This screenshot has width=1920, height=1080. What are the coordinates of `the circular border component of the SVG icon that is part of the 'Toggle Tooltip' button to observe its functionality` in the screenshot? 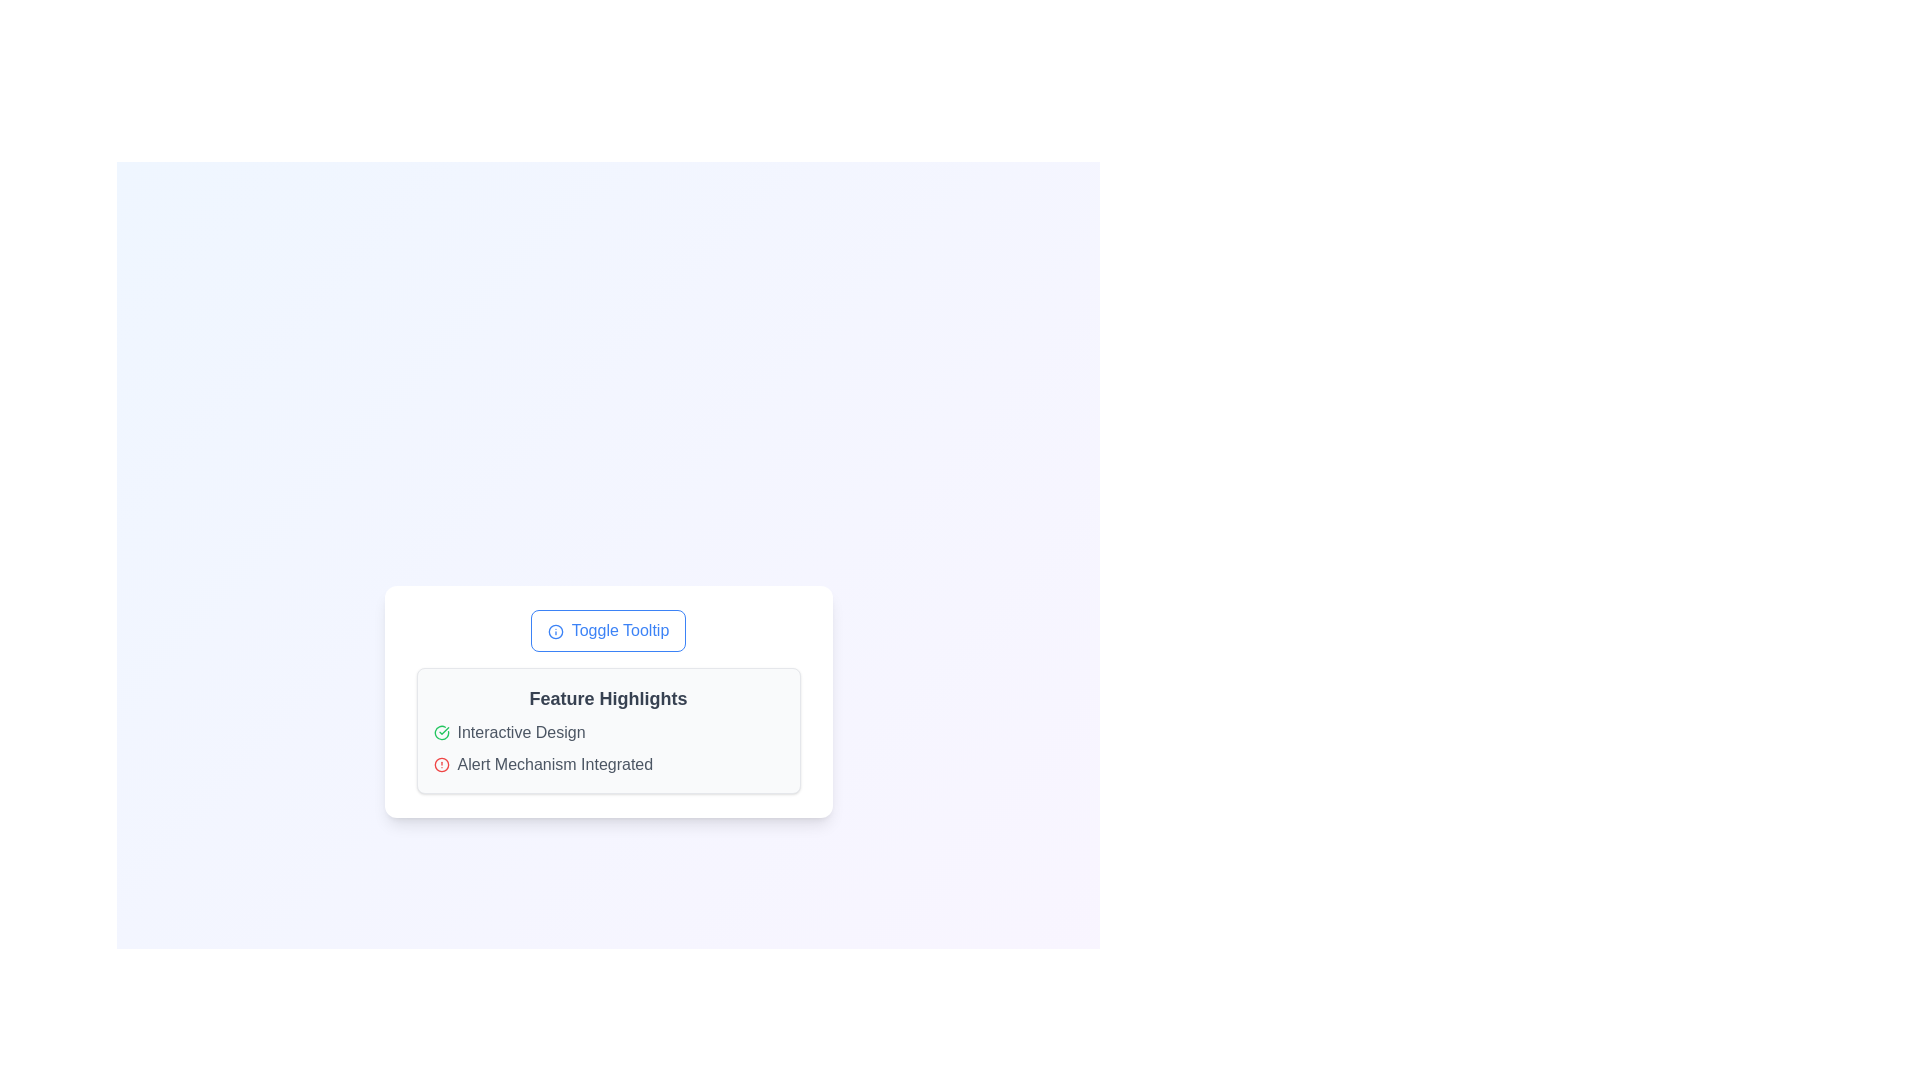 It's located at (555, 631).